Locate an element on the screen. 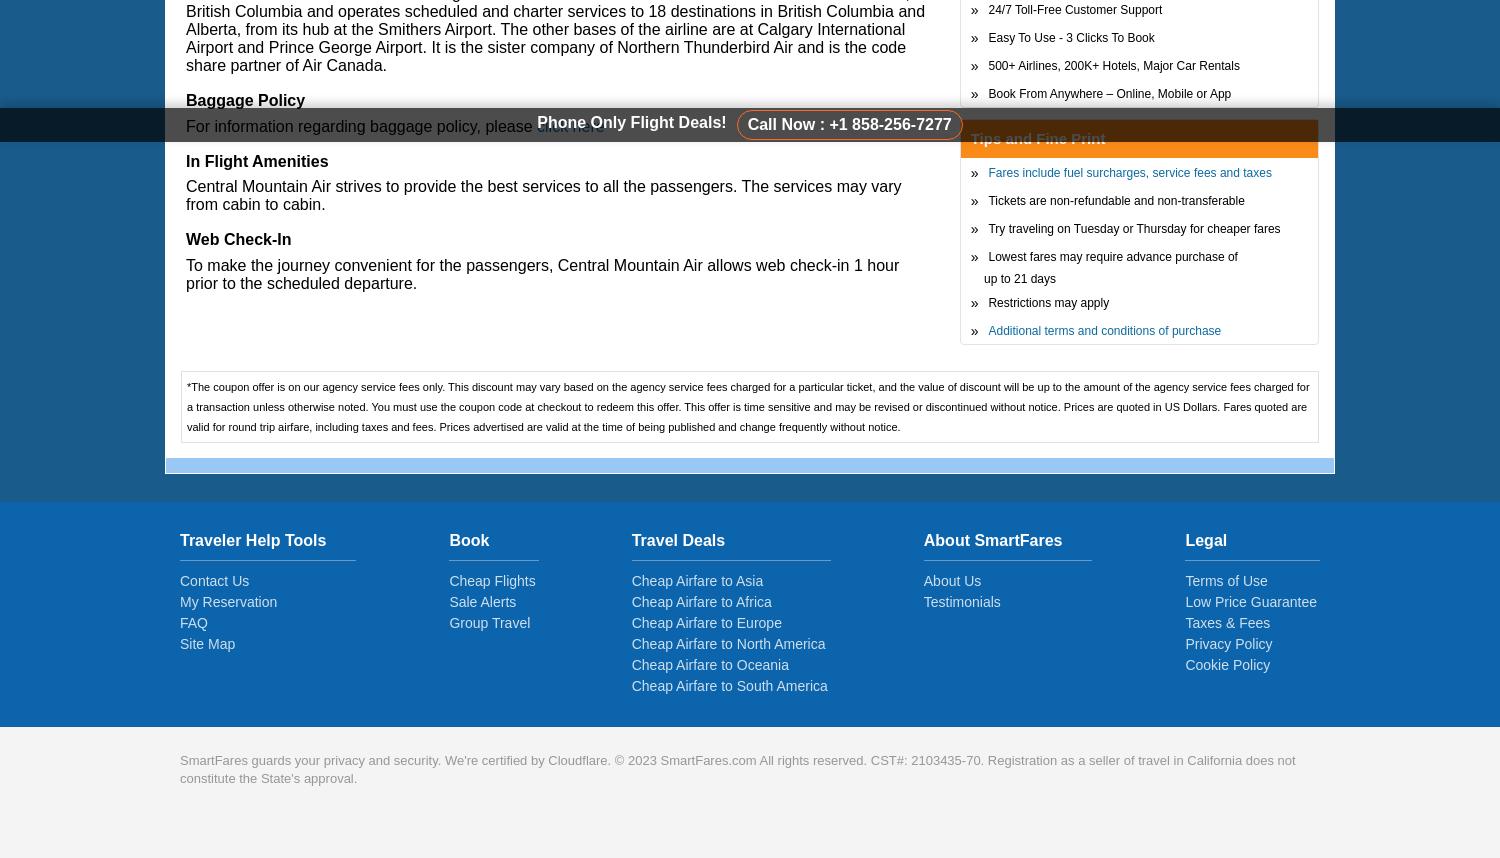  'About Us' is located at coordinates (951, 580).